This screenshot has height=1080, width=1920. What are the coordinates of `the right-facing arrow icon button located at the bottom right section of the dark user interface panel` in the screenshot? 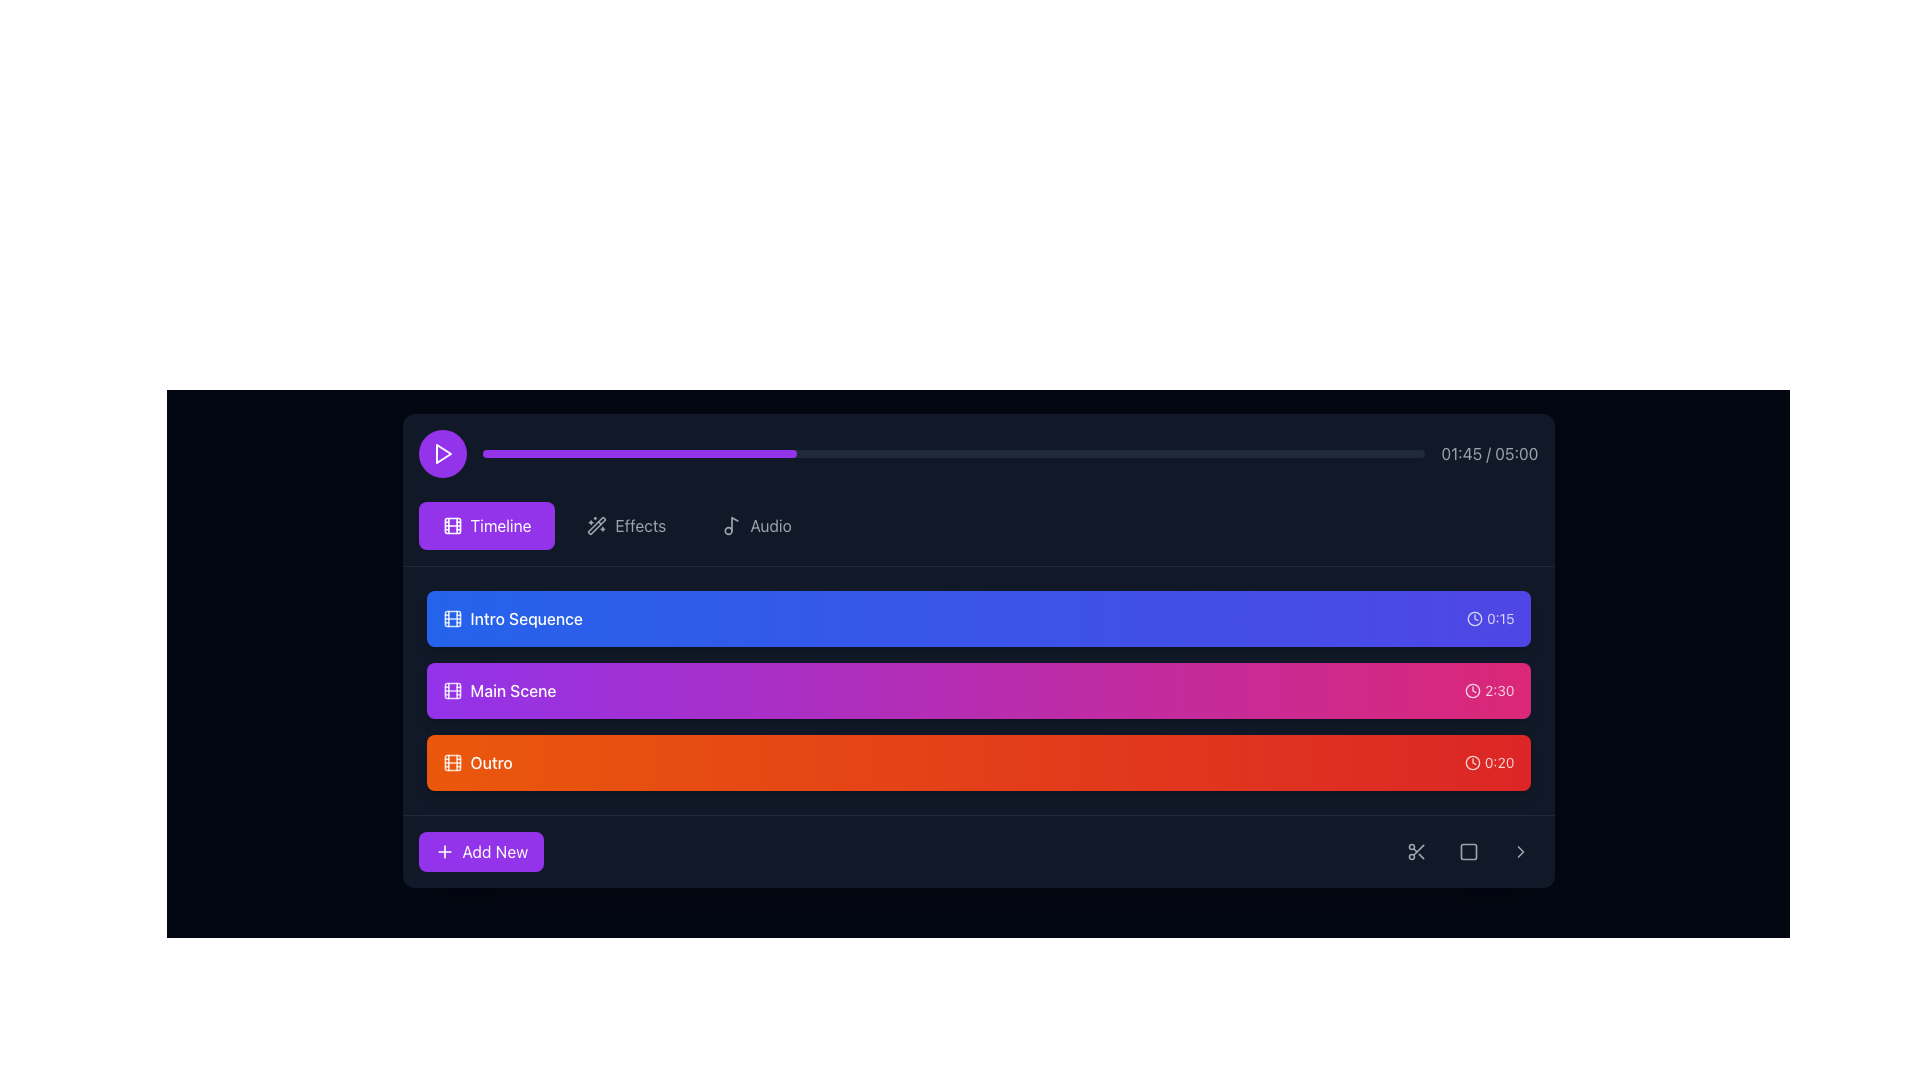 It's located at (1520, 852).